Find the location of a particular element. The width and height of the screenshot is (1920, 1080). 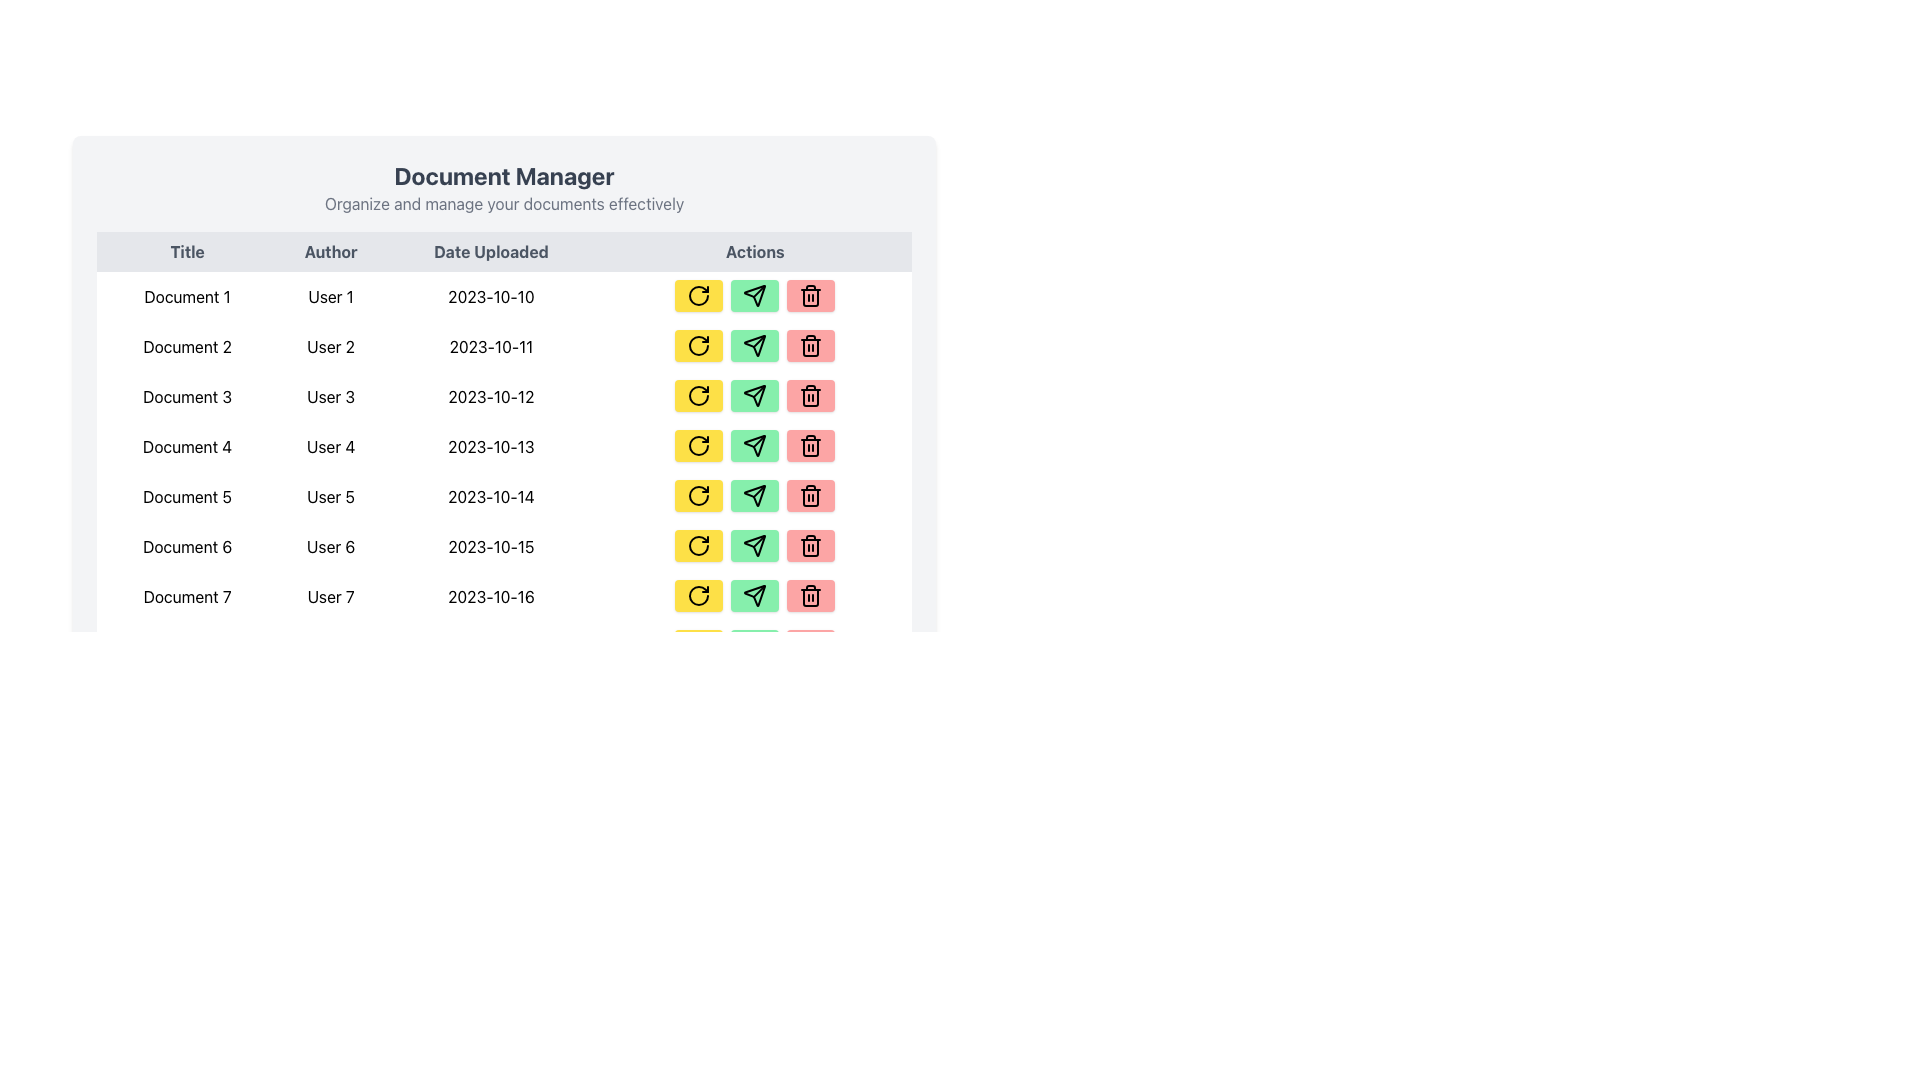

the text label displaying the date '2023-10-13' in the 'Date Uploaded' column of the document table, as it may be interactive is located at coordinates (491, 446).